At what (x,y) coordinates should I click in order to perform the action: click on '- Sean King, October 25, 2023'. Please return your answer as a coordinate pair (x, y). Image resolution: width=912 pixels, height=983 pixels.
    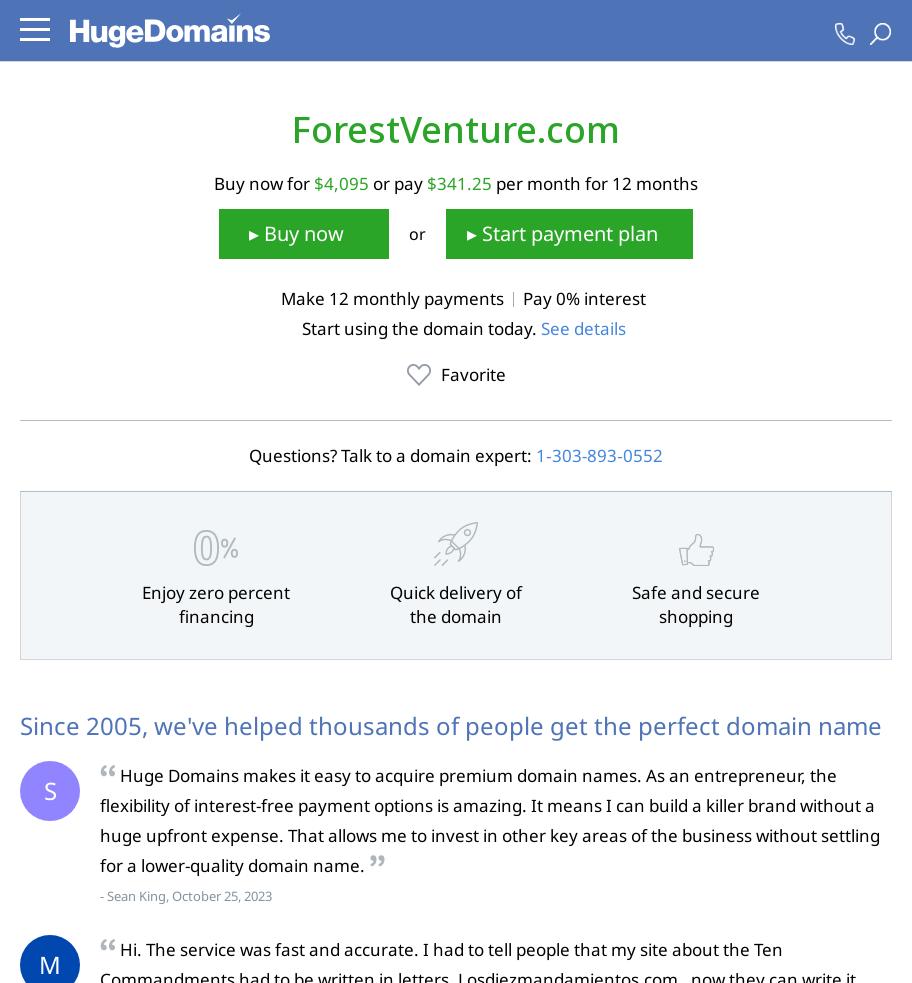
    Looking at the image, I should click on (185, 896).